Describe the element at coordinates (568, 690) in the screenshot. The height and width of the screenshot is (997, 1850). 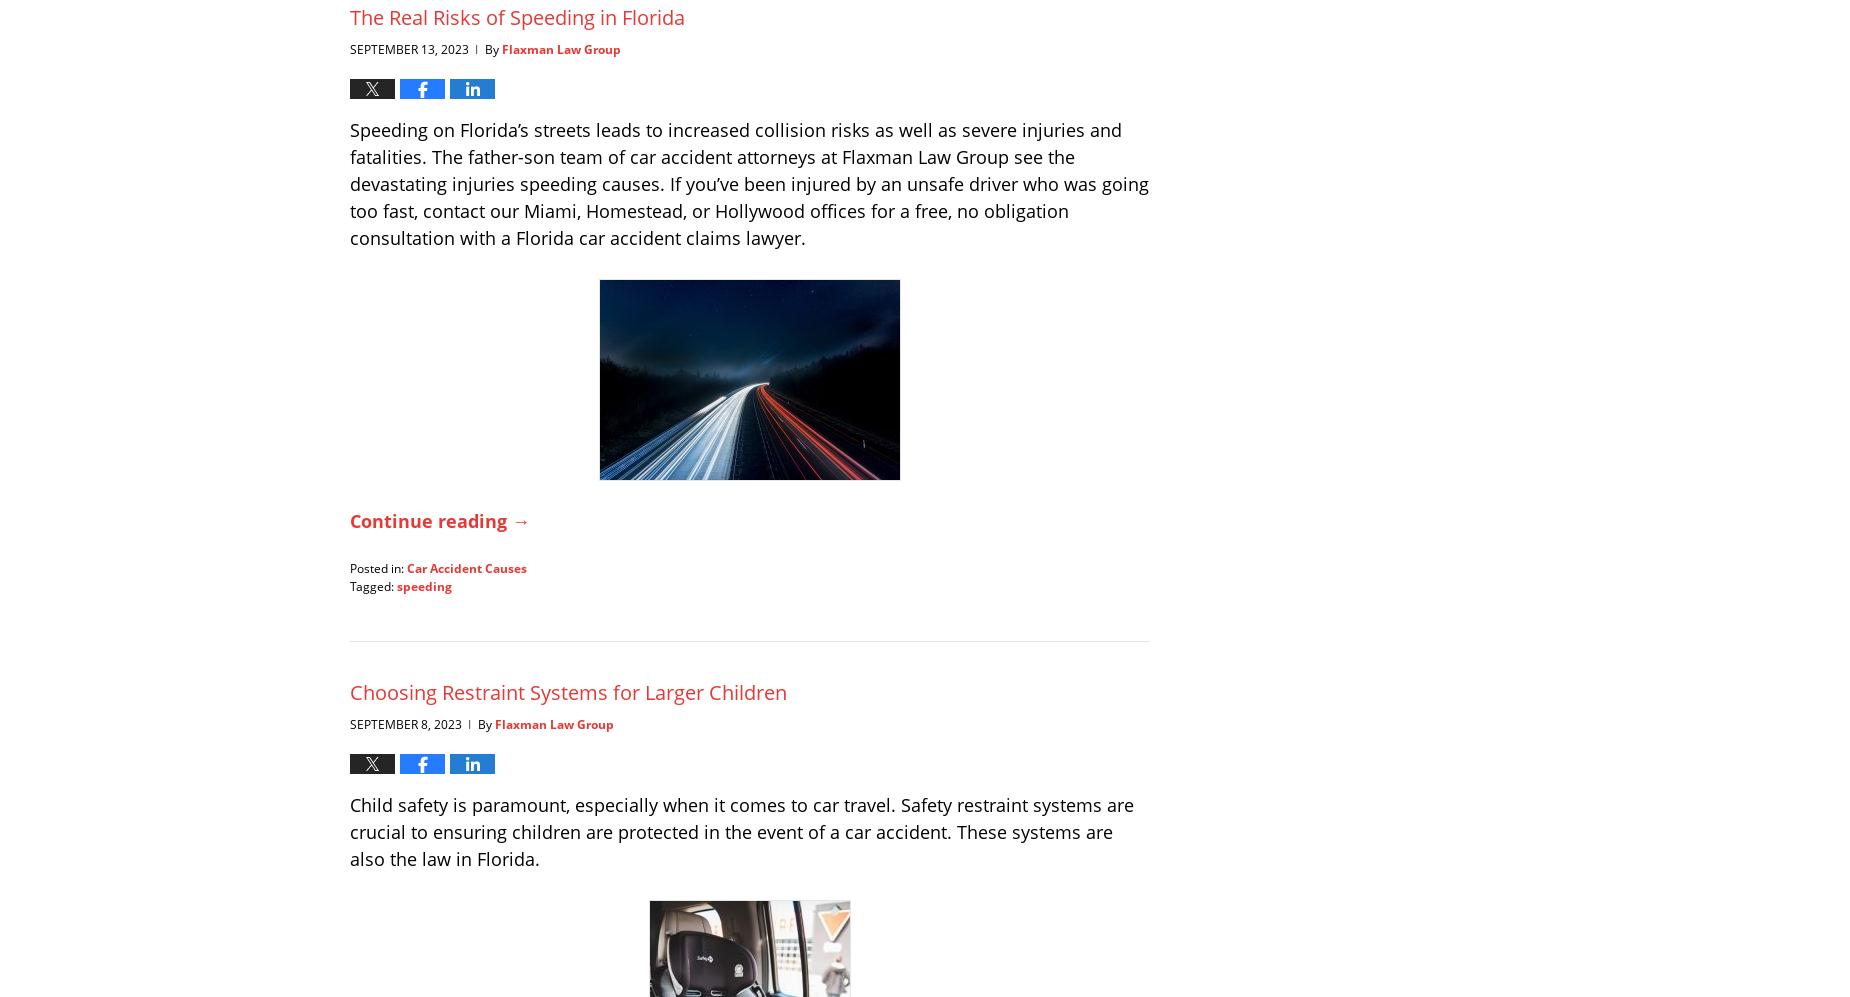
I see `'Choosing Restraint Systems for Larger Children'` at that location.